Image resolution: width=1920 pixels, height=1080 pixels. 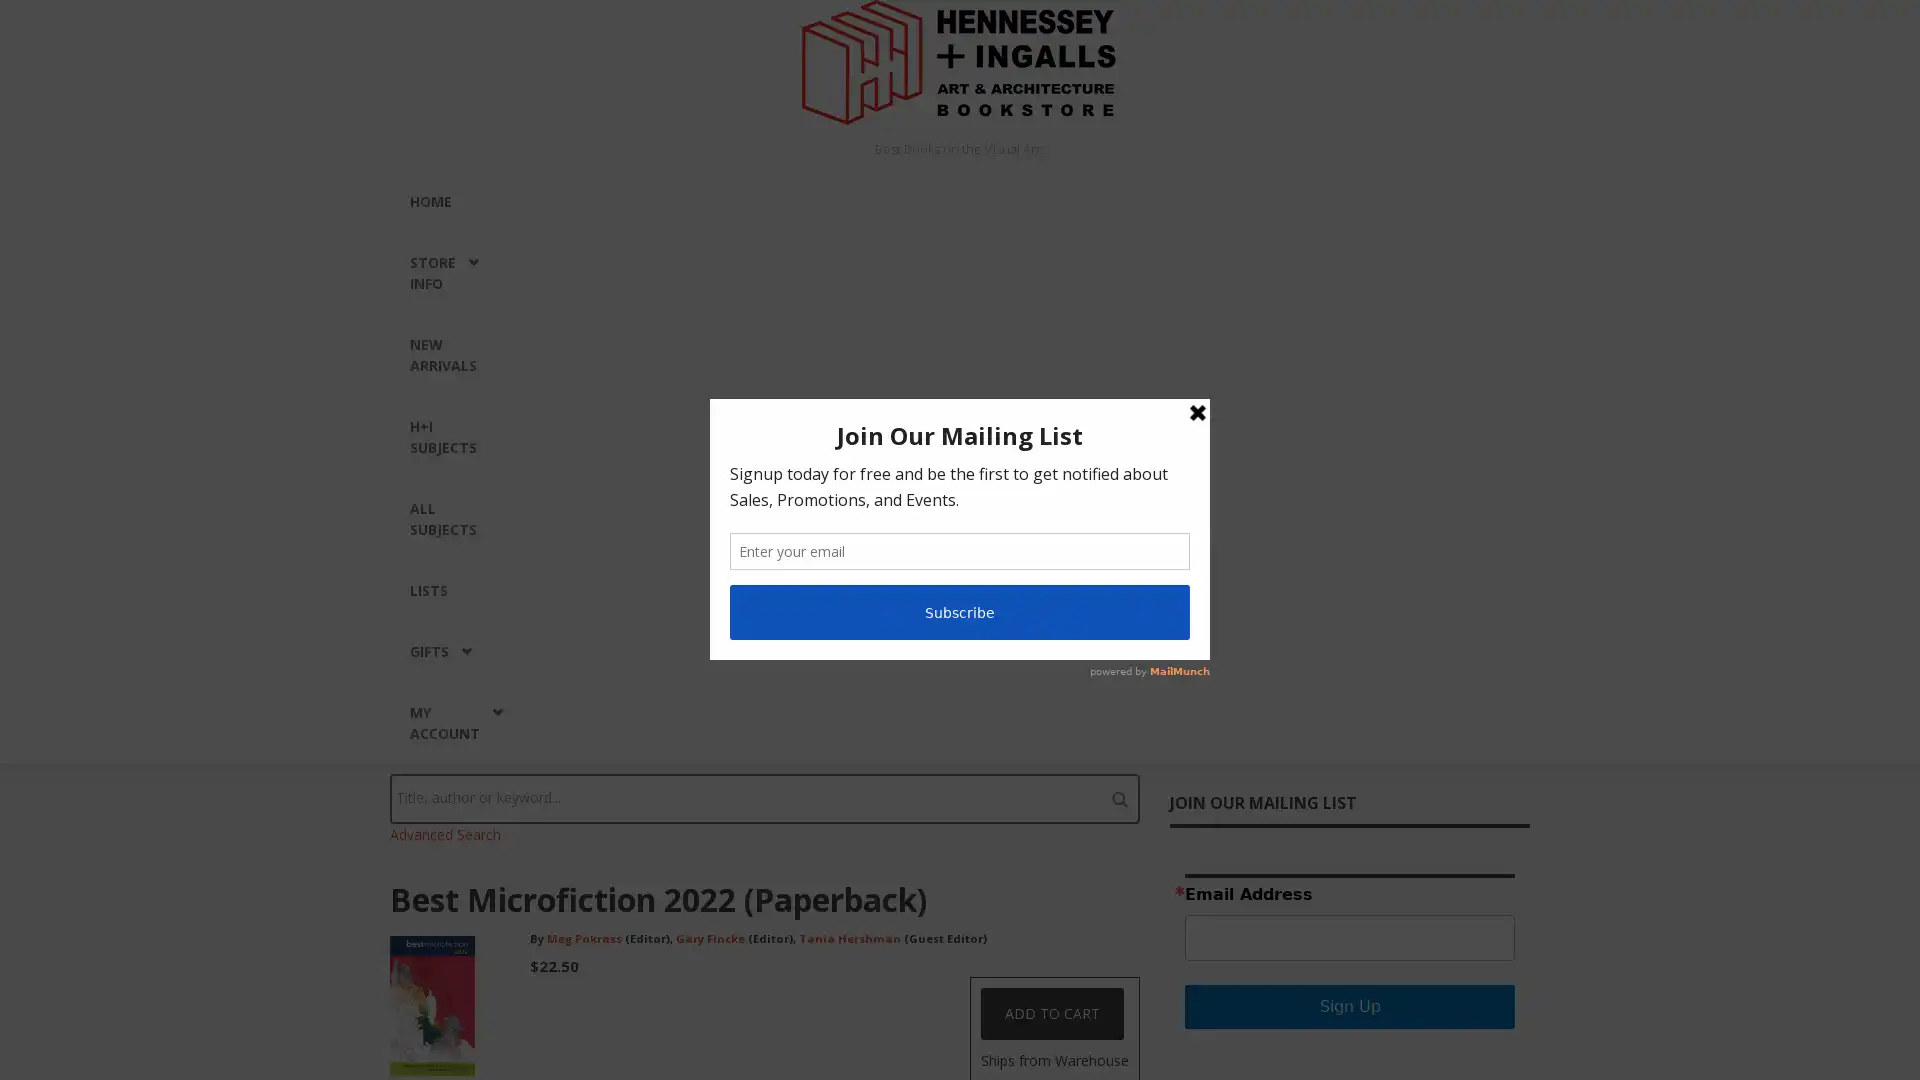 What do you see at coordinates (1118, 797) in the screenshot?
I see `search` at bounding box center [1118, 797].